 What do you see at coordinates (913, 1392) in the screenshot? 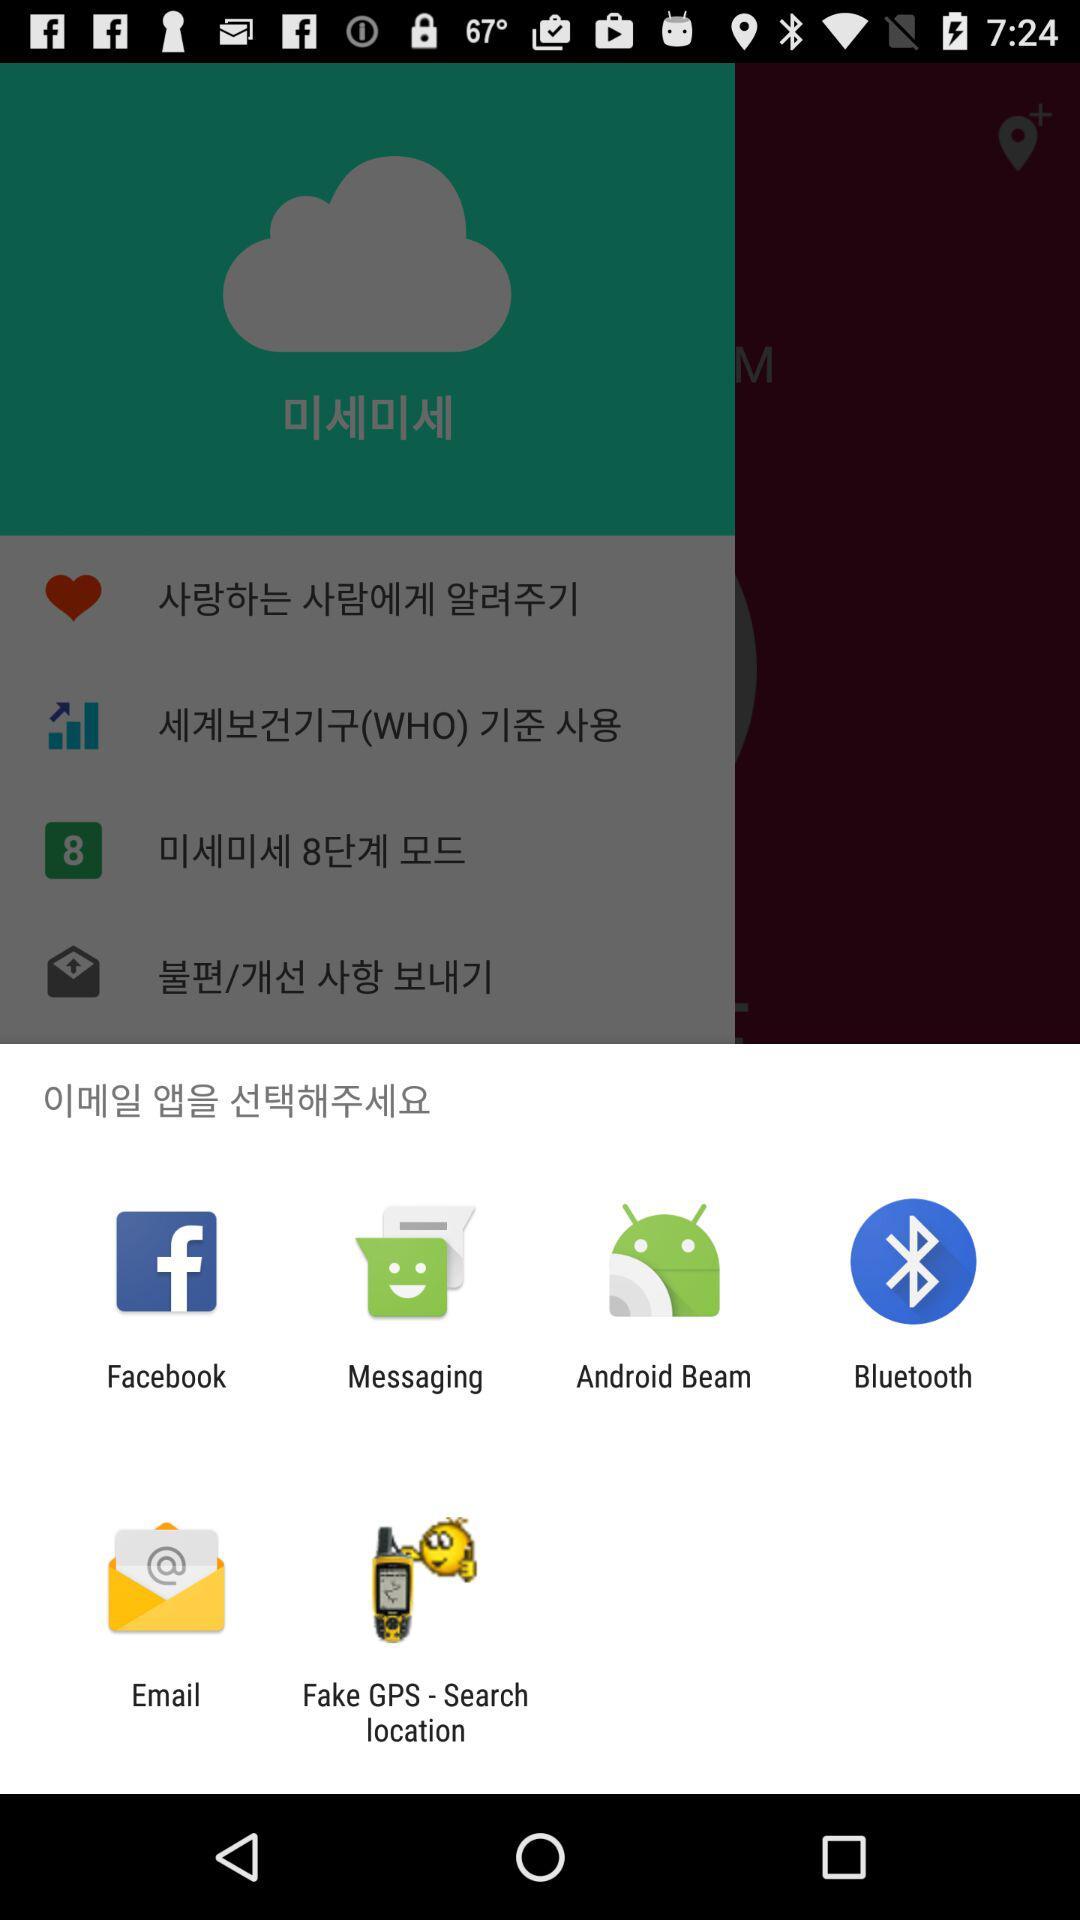
I see `icon to the right of the android beam item` at bounding box center [913, 1392].